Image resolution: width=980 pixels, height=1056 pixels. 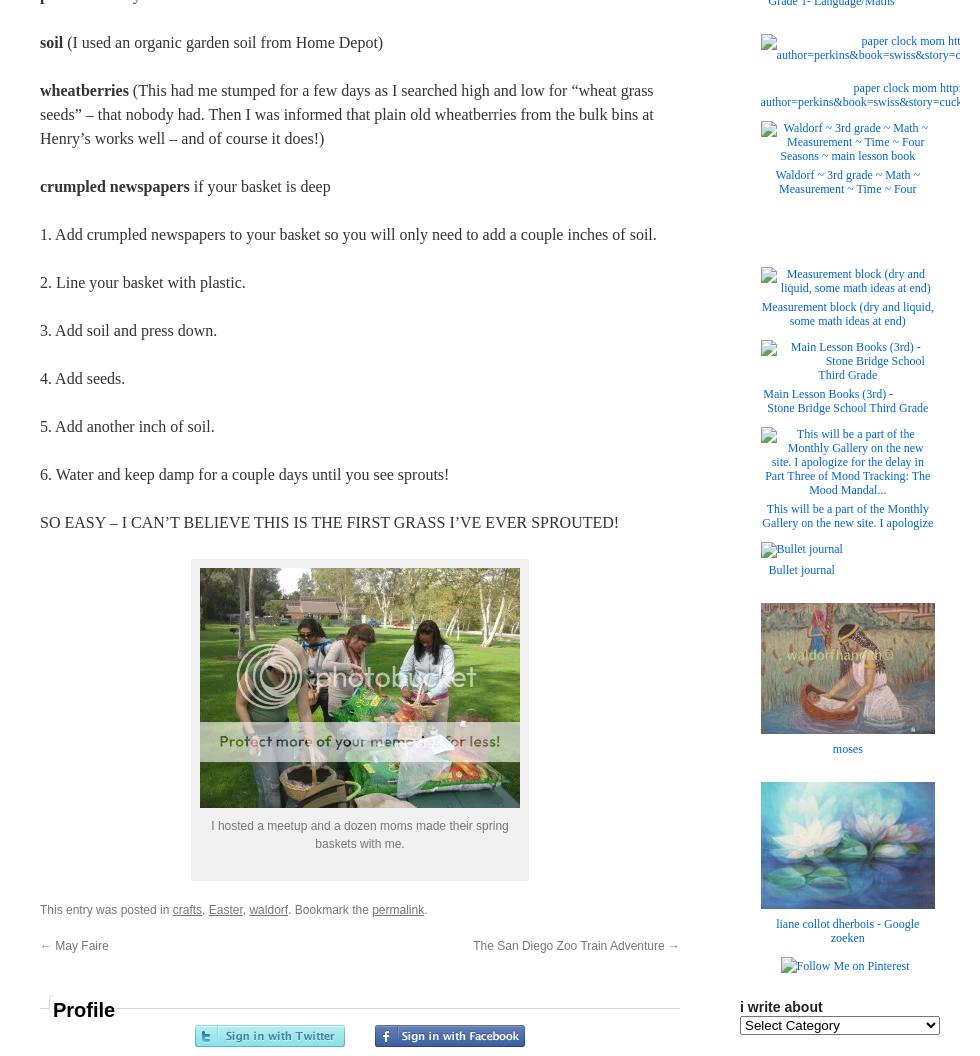 I want to click on '.', so click(x=425, y=908).